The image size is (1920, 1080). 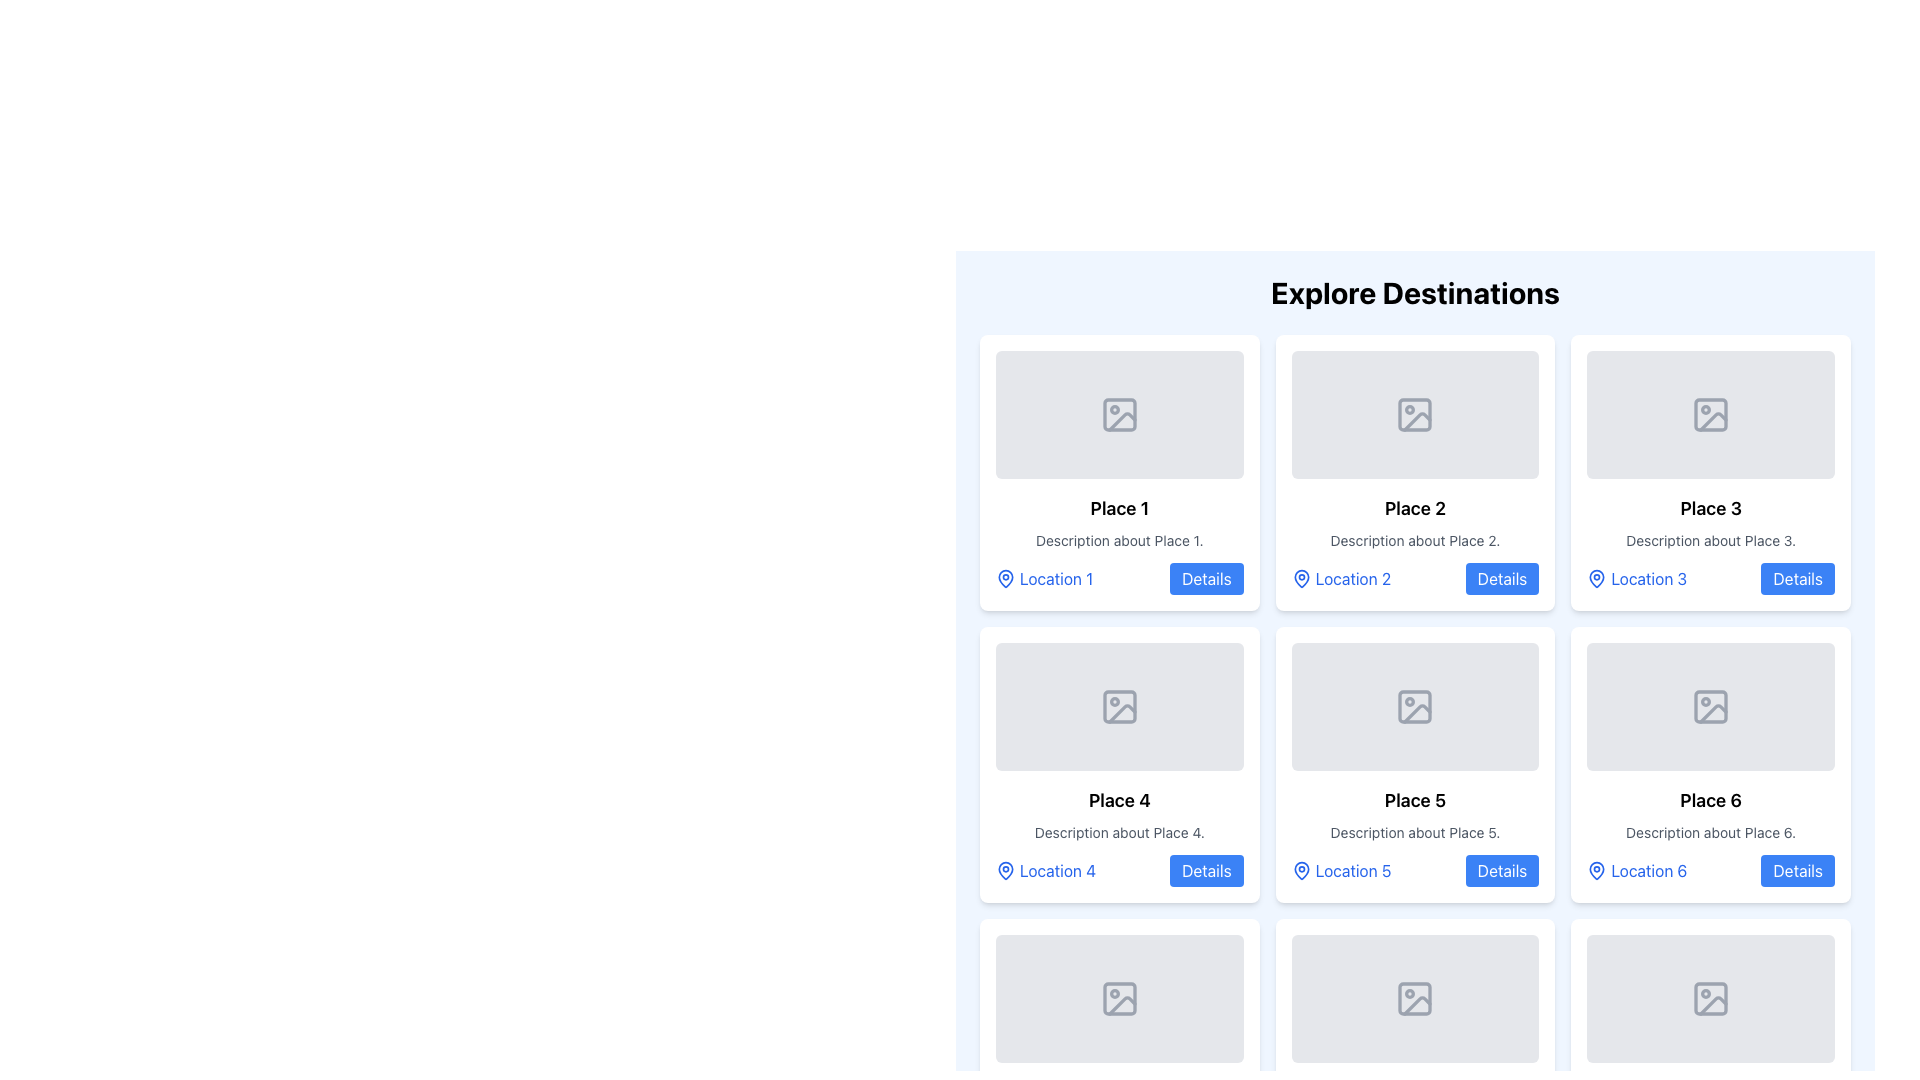 I want to click on the blue rectangular button labeled 'Details' corresponding to 'Place 6', so click(x=1798, y=870).